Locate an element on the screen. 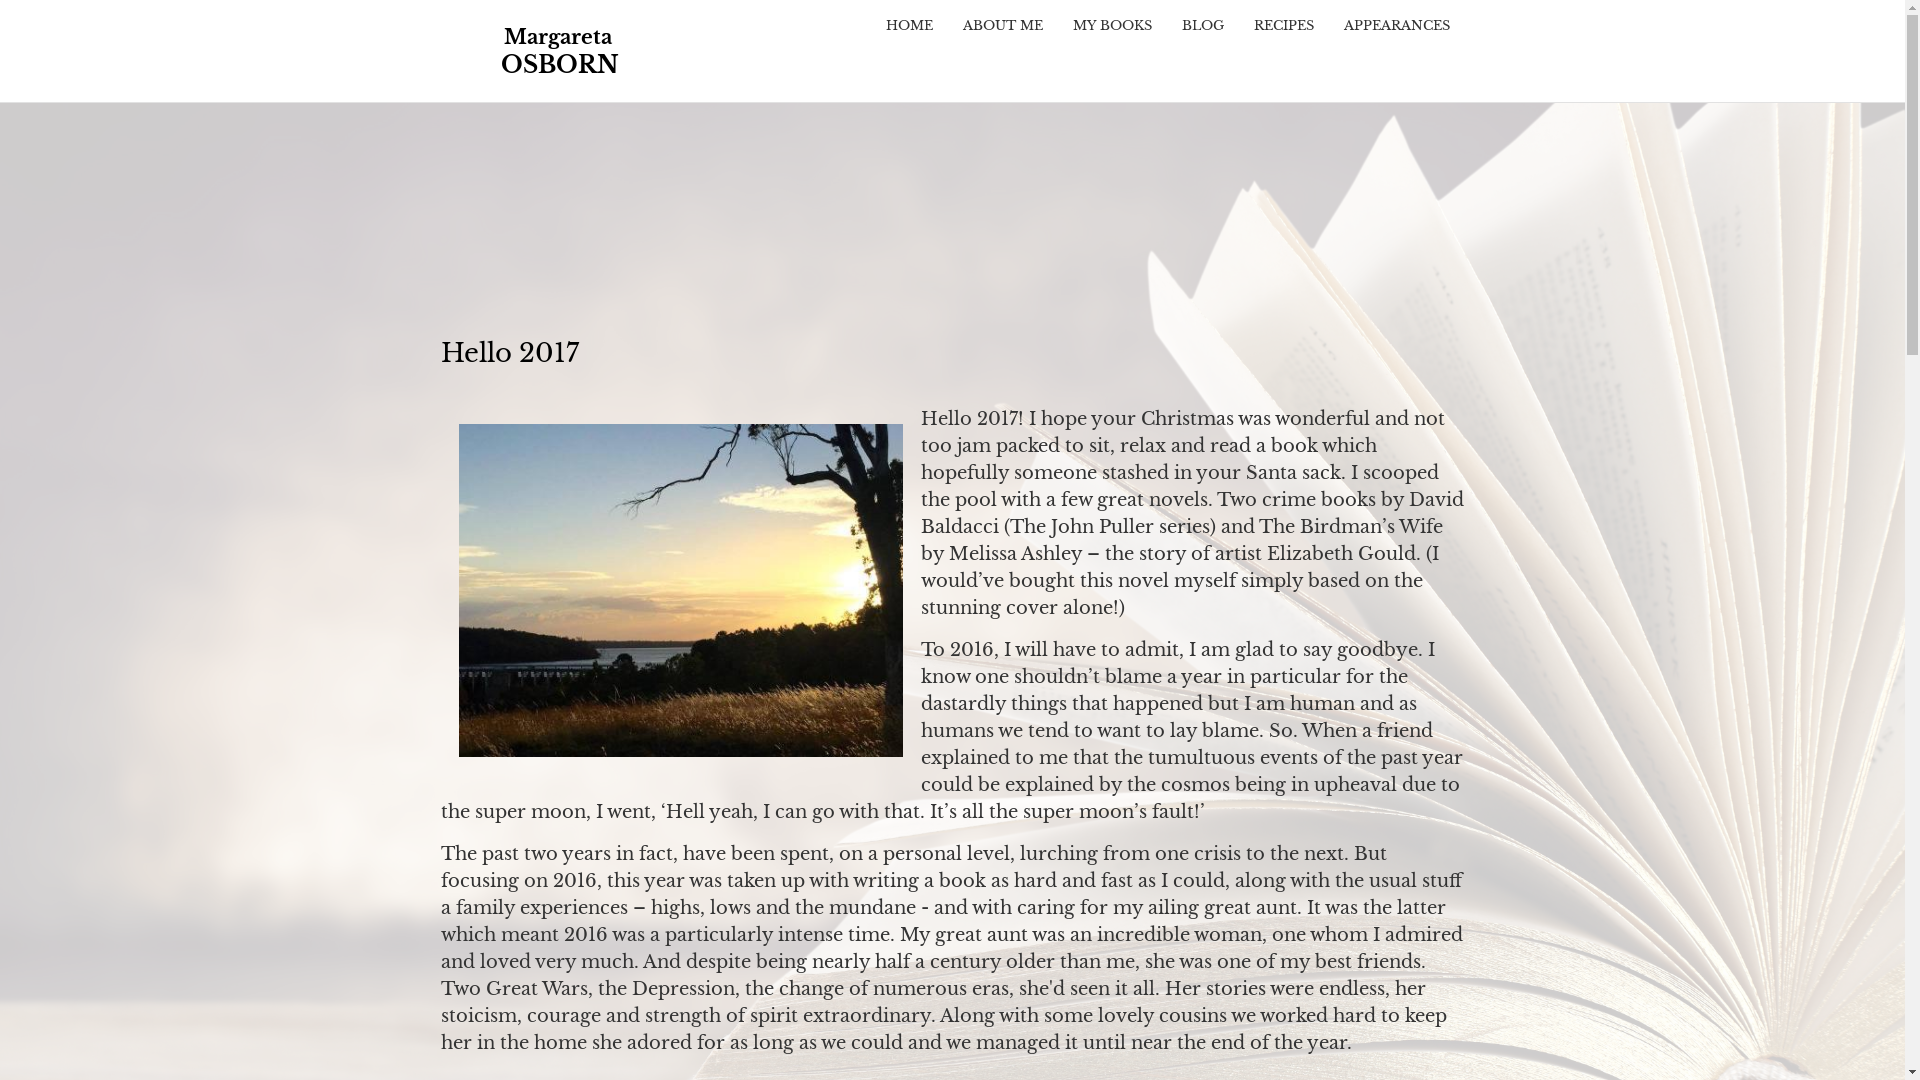 This screenshot has width=1920, height=1080. 'APPEARANCES' is located at coordinates (1328, 25).